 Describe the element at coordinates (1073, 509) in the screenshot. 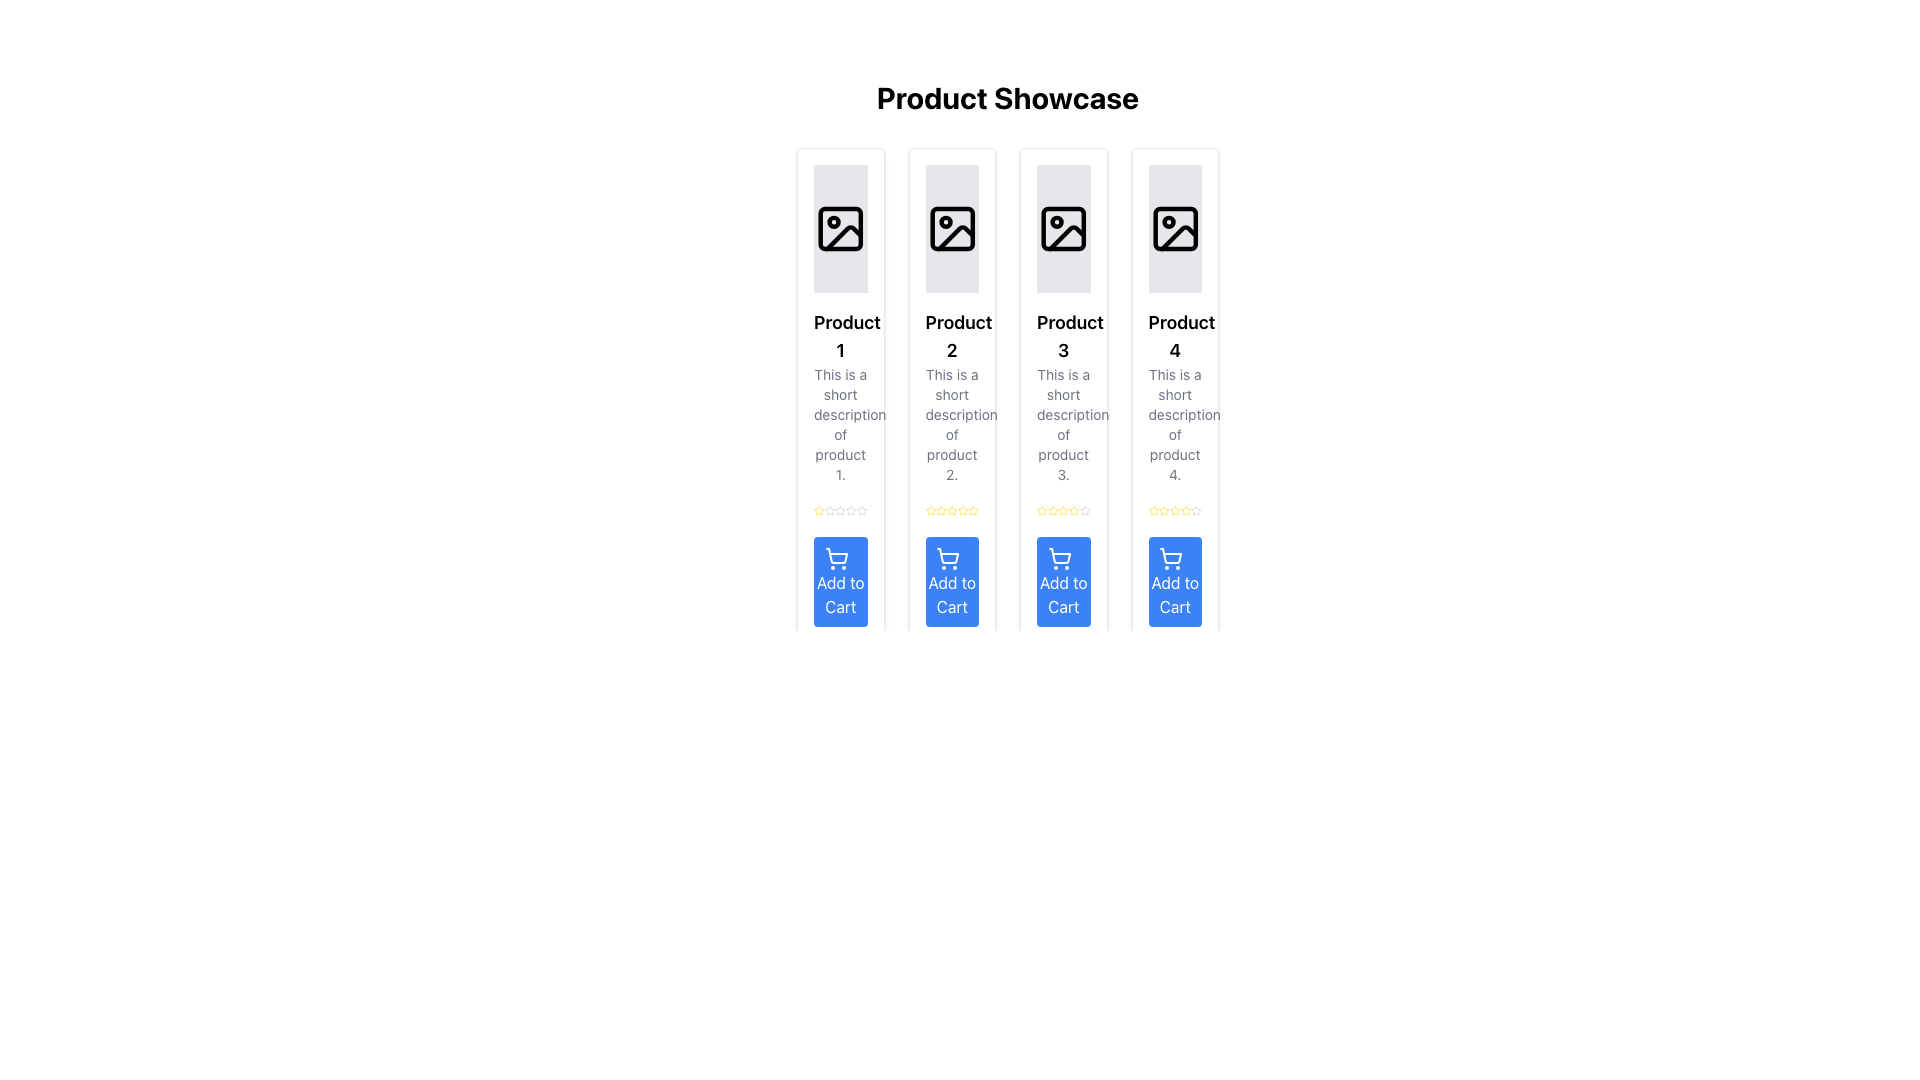

I see `the yellow star icon indicating a selected rating level for Product 3, which is the third star in a horizontal row of five stars beneath the product description` at that location.